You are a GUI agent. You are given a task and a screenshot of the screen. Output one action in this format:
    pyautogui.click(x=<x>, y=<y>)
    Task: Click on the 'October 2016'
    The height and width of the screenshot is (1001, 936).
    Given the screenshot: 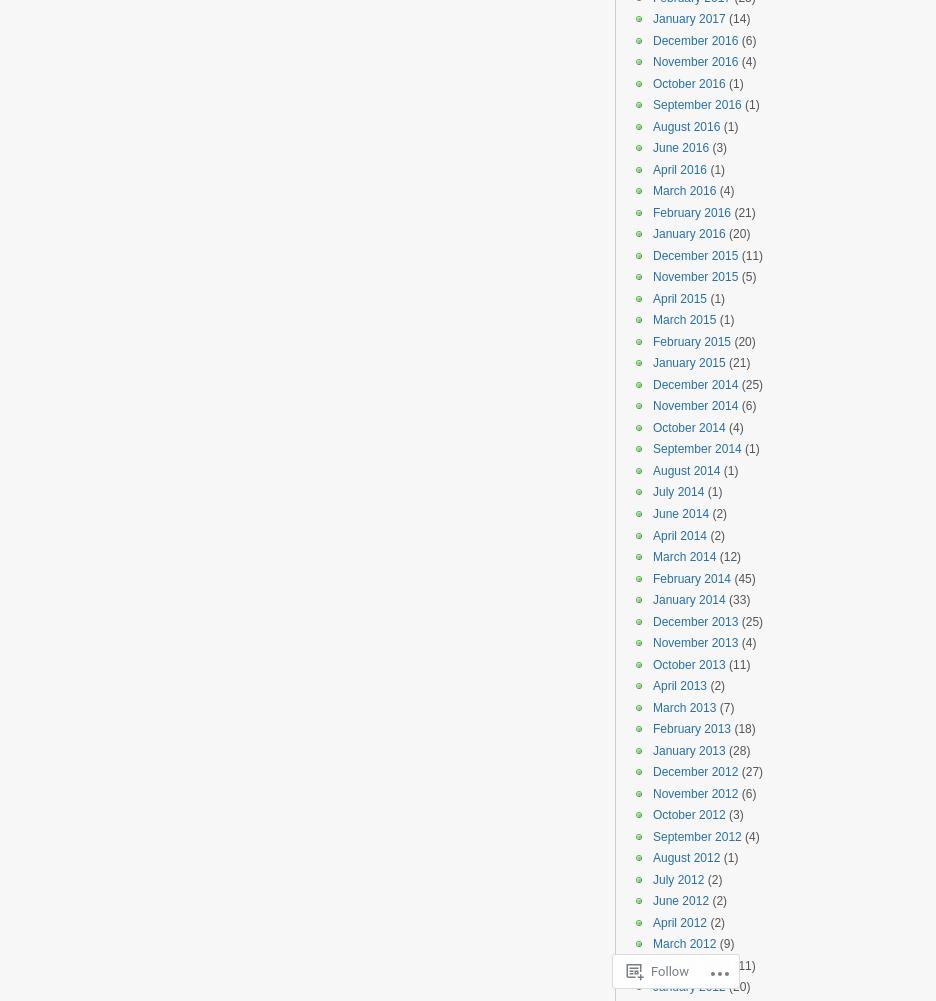 What is the action you would take?
    pyautogui.click(x=688, y=81)
    